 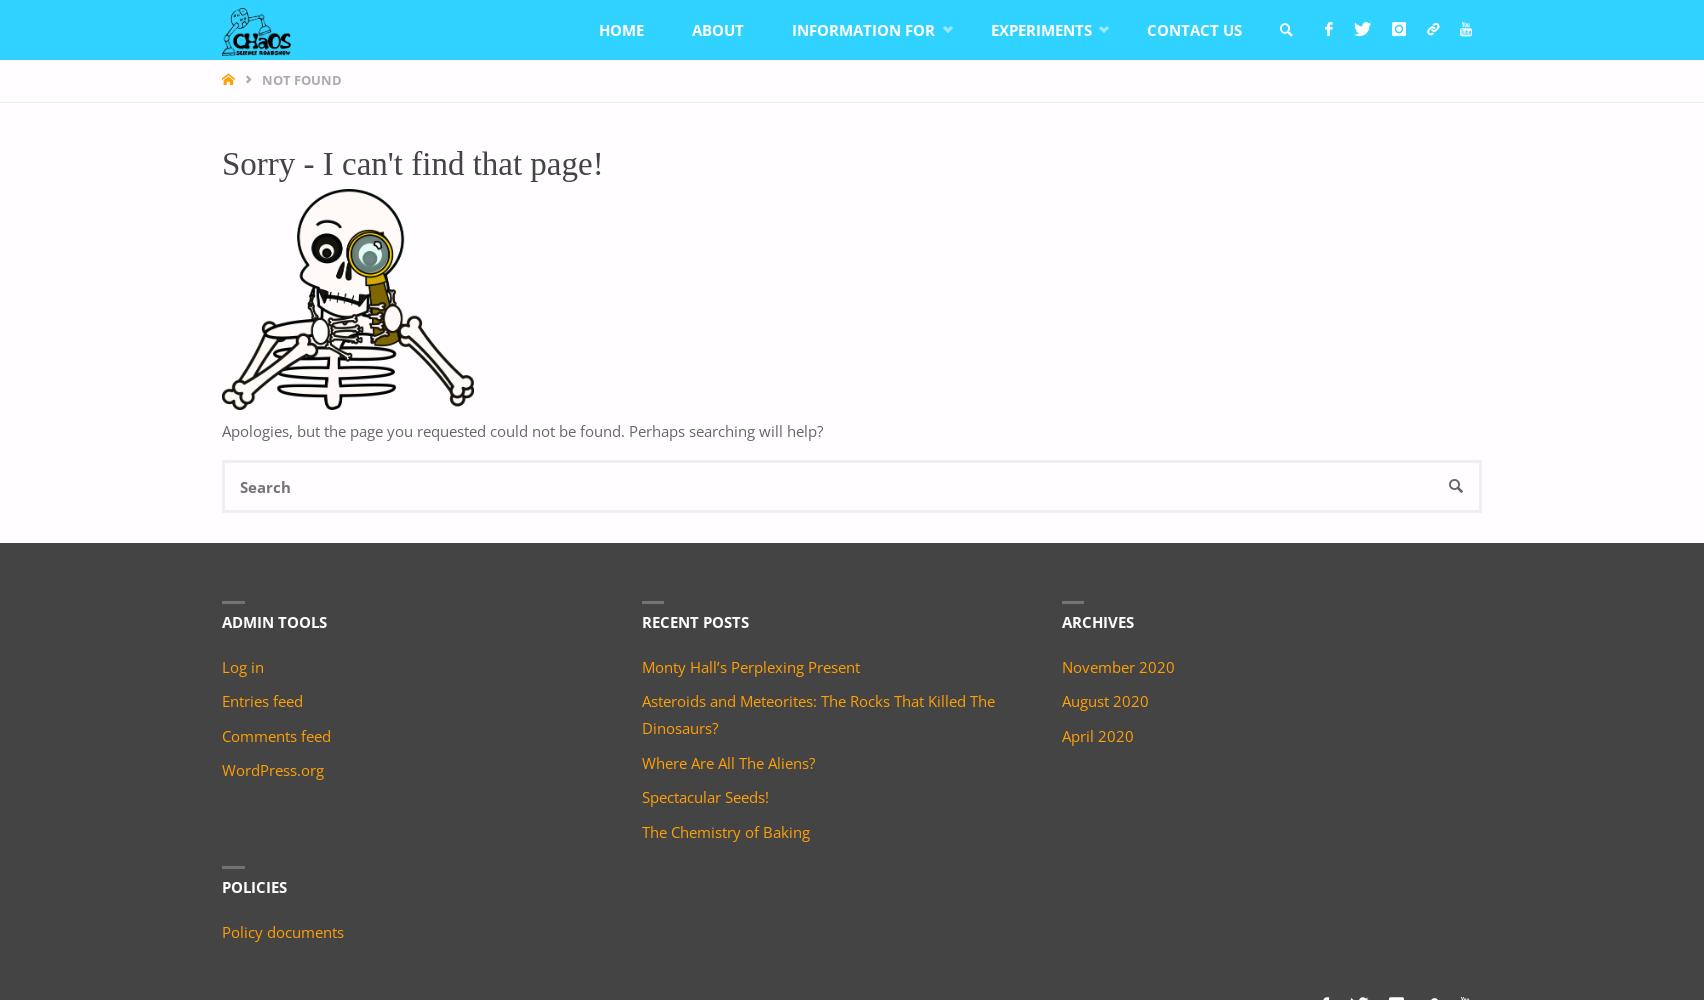 What do you see at coordinates (703, 797) in the screenshot?
I see `'Spectacular Seeds!'` at bounding box center [703, 797].